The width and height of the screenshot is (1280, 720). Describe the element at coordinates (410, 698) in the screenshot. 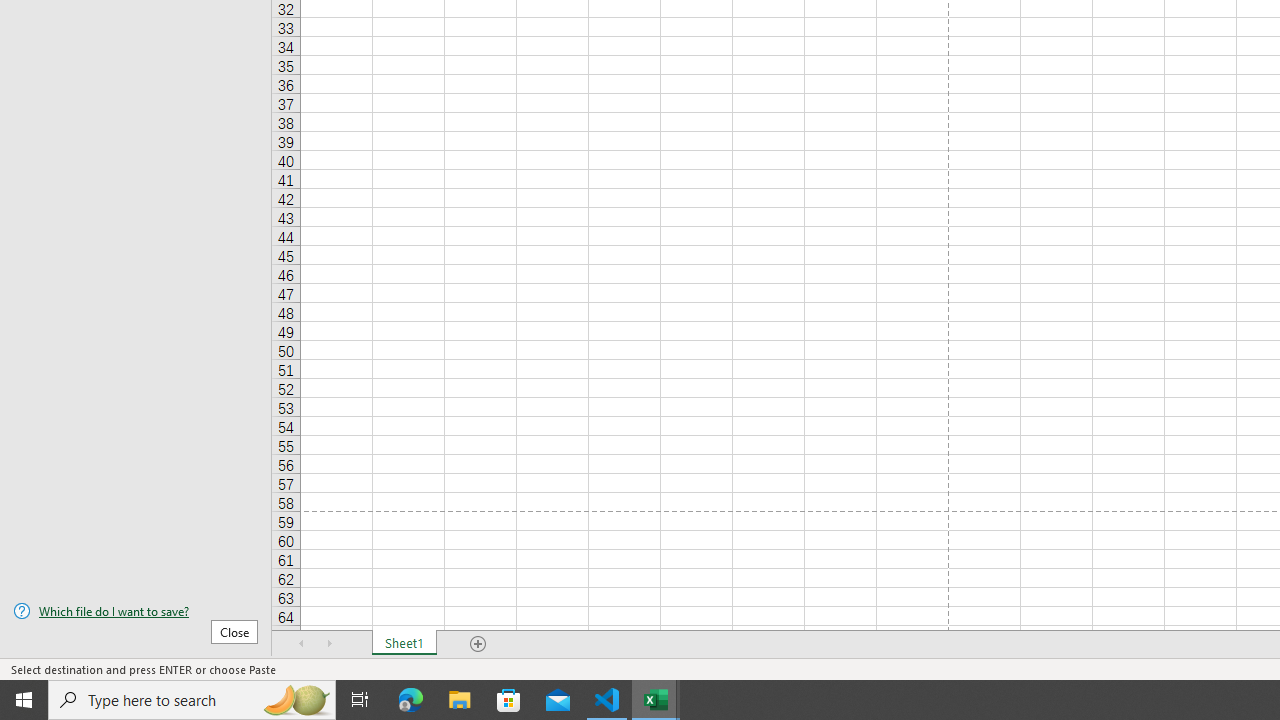

I see `'Microsoft Edge'` at that location.